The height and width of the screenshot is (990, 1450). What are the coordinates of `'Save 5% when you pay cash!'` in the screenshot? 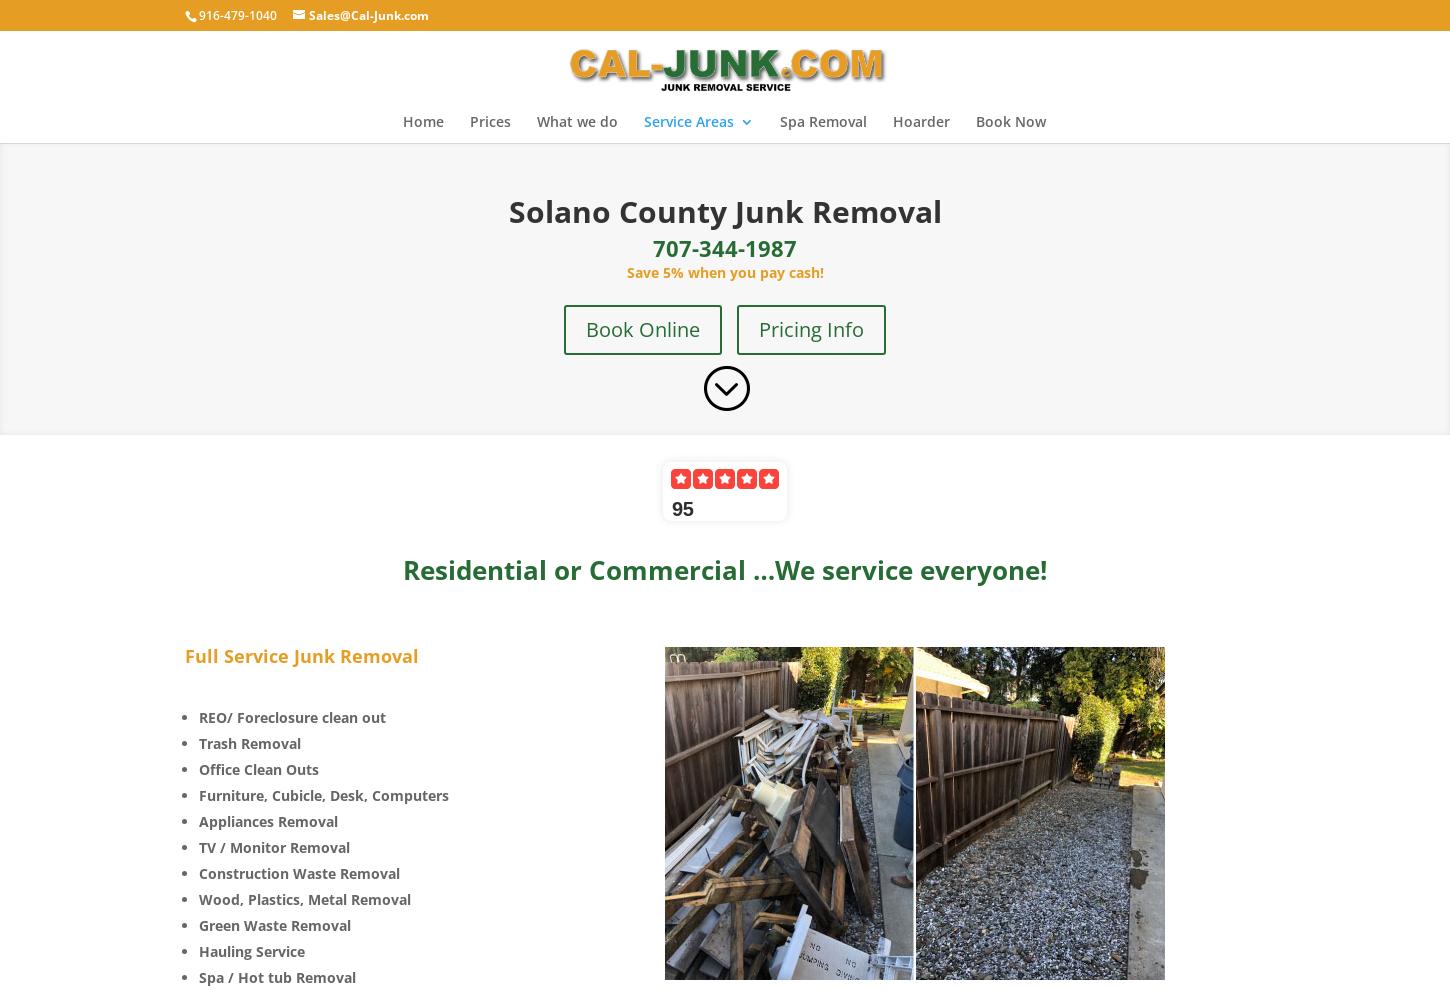 It's located at (723, 271).